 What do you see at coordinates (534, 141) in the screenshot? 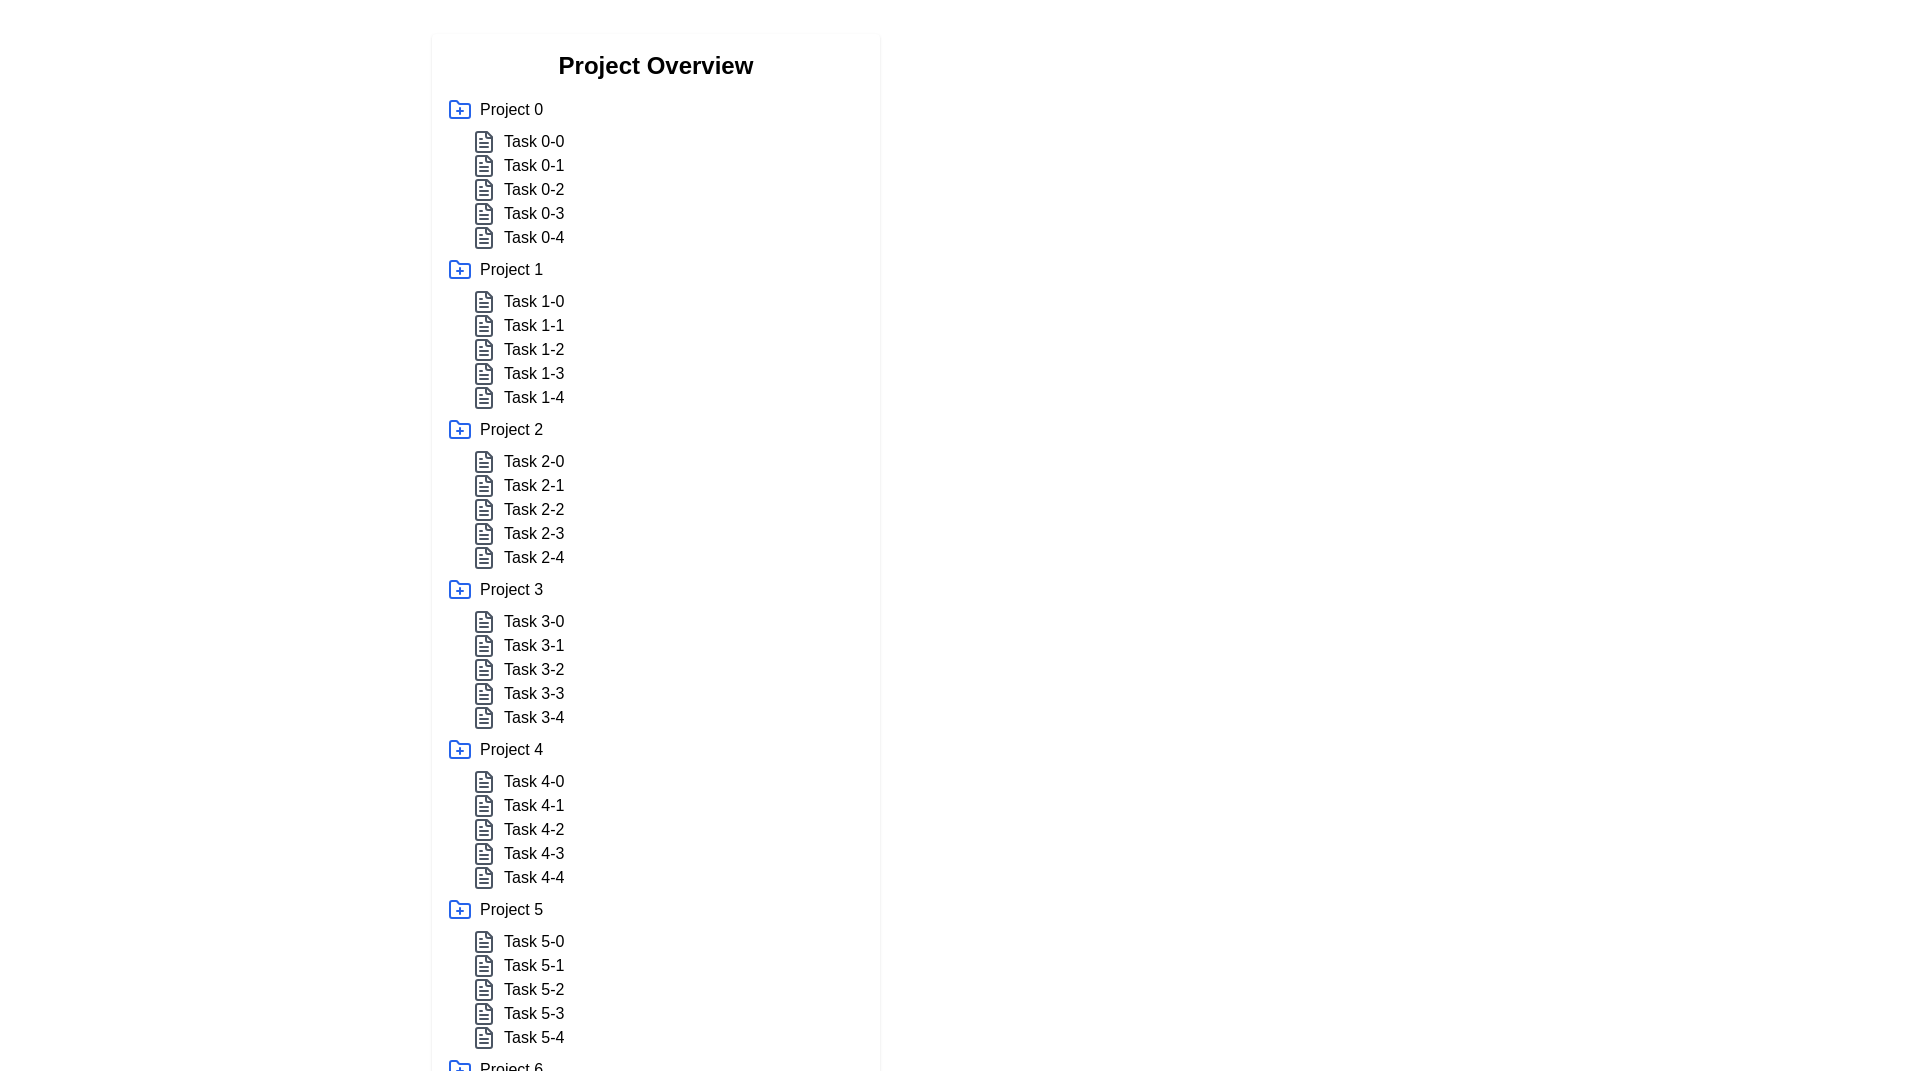
I see `the text label displaying 'Task 0-0' which is styled in black plain font and aligned horizontally, located under 'Project 0' in the 'Project Overview'` at bounding box center [534, 141].